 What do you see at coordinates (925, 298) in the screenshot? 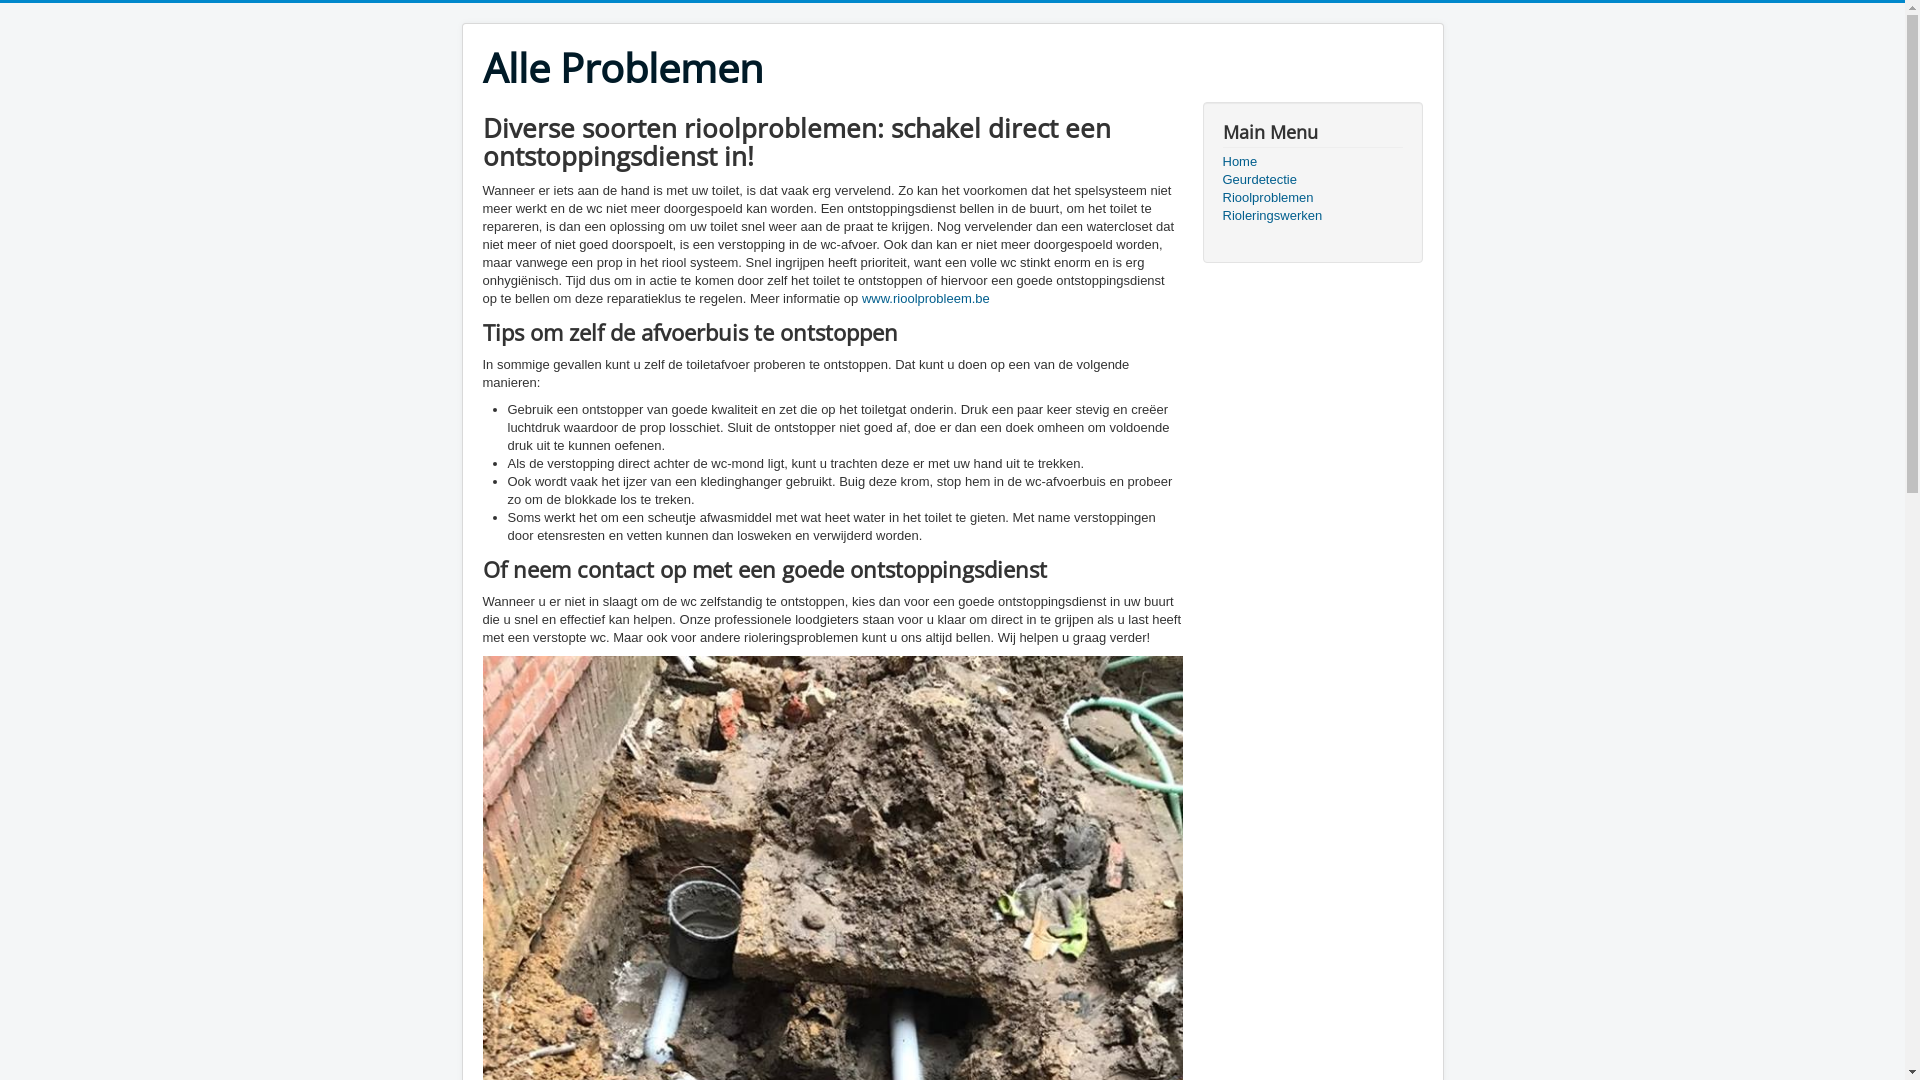
I see `'www.rioolprobleem.be'` at bounding box center [925, 298].